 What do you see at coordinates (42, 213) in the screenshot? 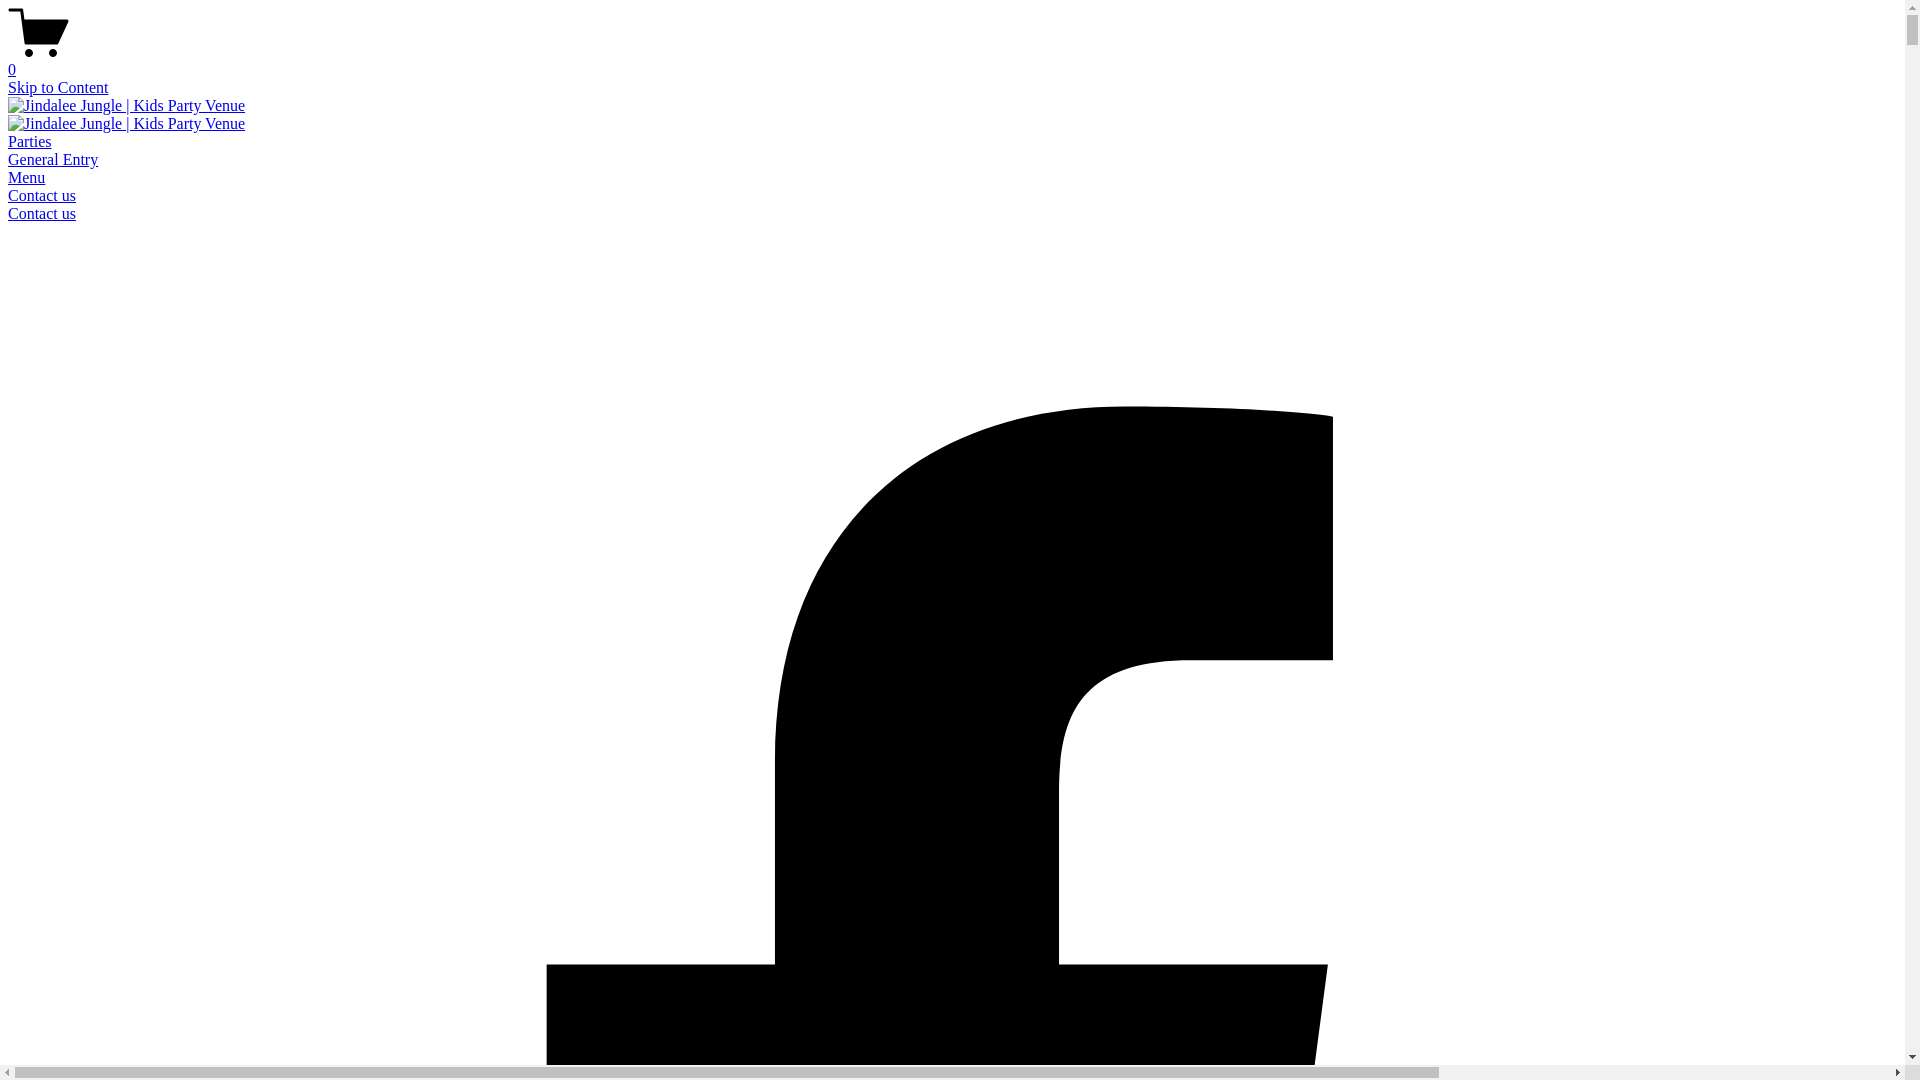
I see `'Contact us'` at bounding box center [42, 213].